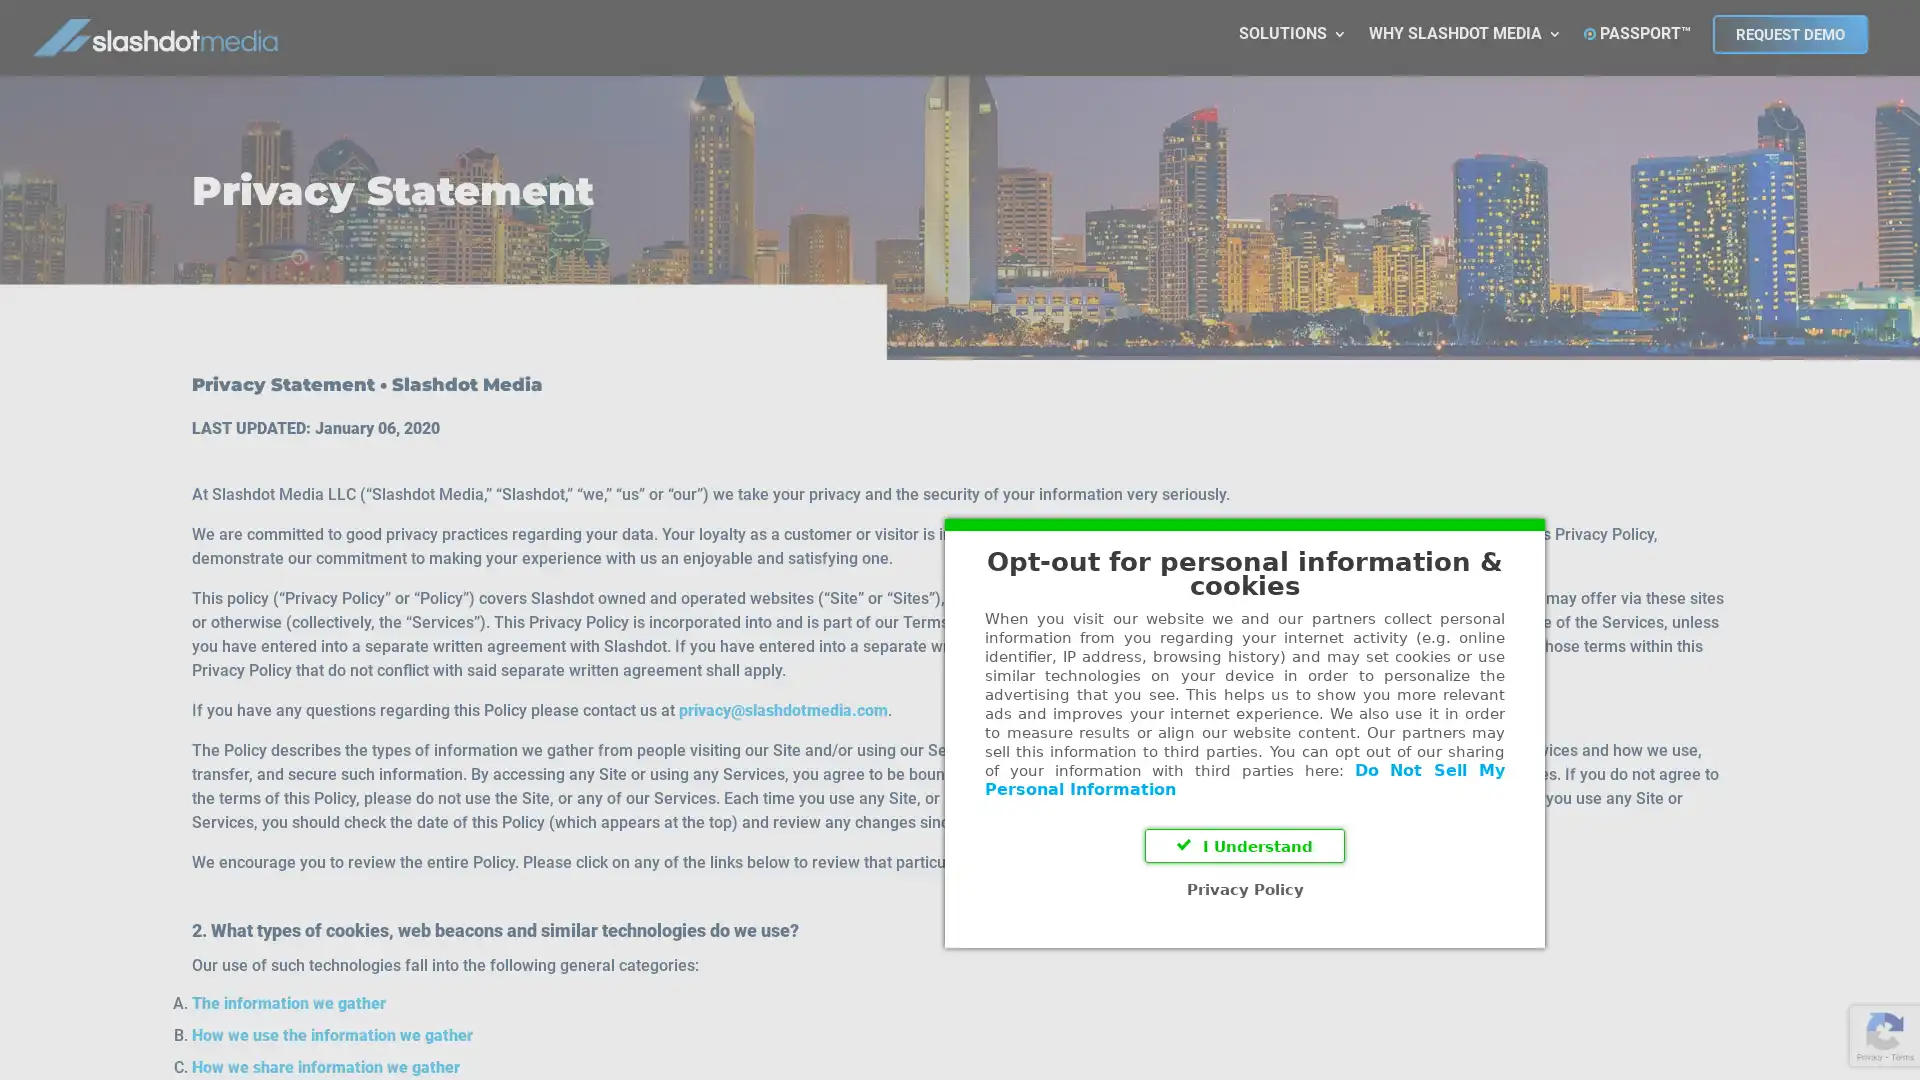 This screenshot has height=1080, width=1920. What do you see at coordinates (960, 652) in the screenshot?
I see `I Understand` at bounding box center [960, 652].